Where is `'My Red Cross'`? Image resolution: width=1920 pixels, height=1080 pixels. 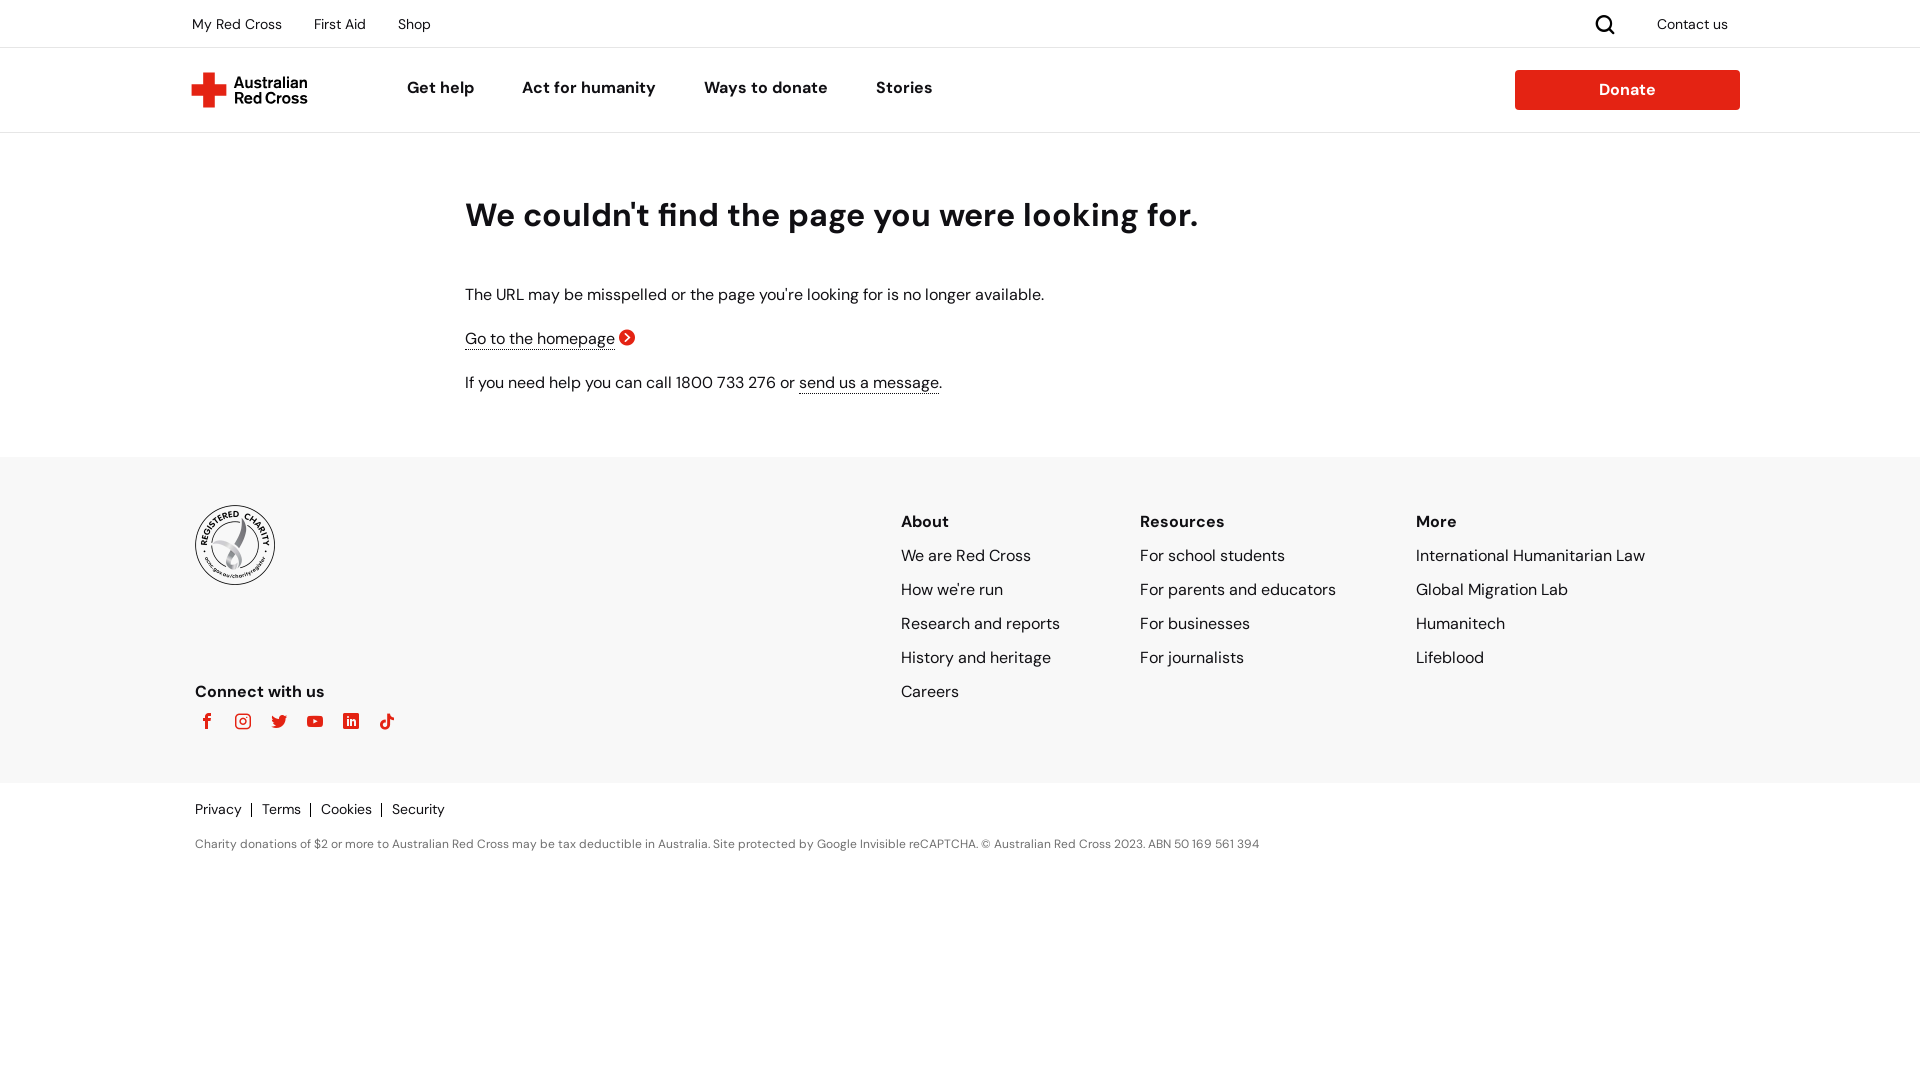
'My Red Cross' is located at coordinates (236, 23).